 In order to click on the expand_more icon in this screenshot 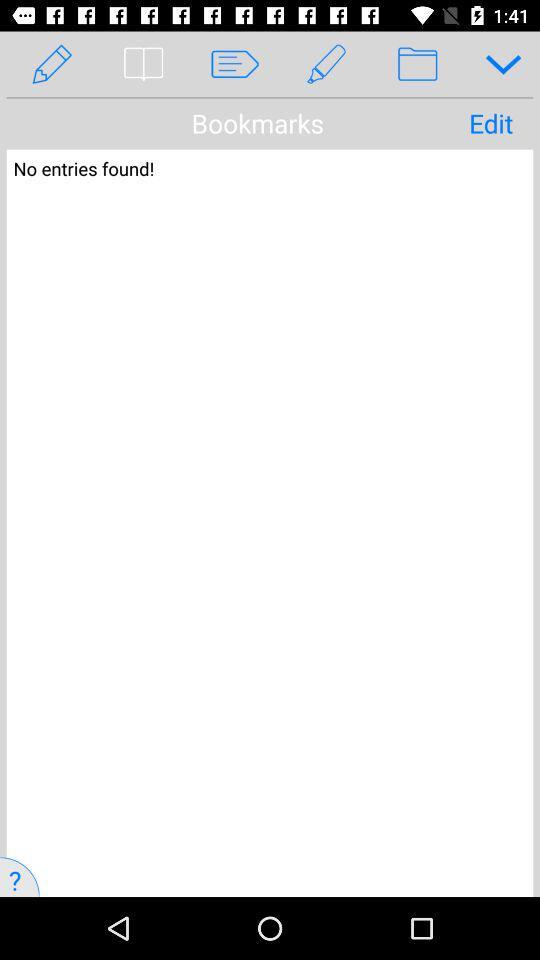, I will do `click(495, 64)`.